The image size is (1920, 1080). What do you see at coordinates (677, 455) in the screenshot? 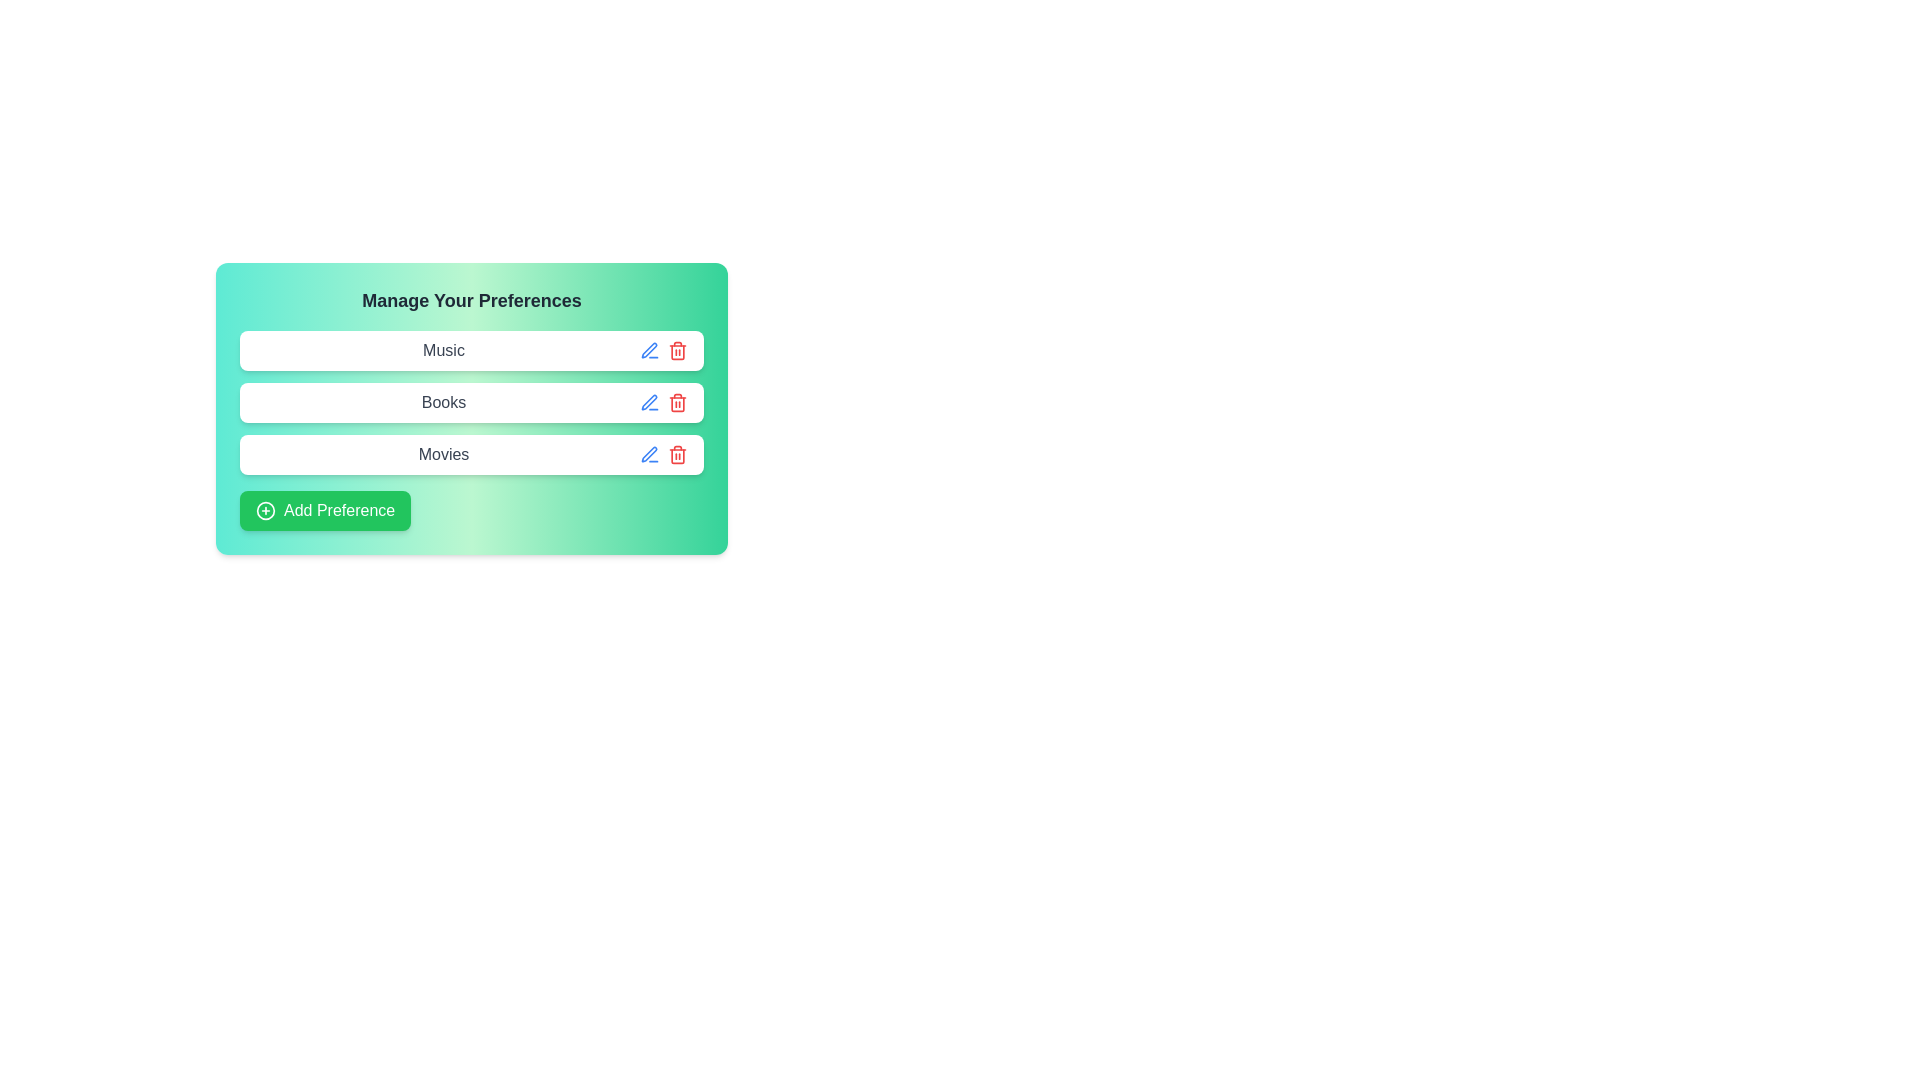
I see `delete button for the tag labeled Movies` at bounding box center [677, 455].